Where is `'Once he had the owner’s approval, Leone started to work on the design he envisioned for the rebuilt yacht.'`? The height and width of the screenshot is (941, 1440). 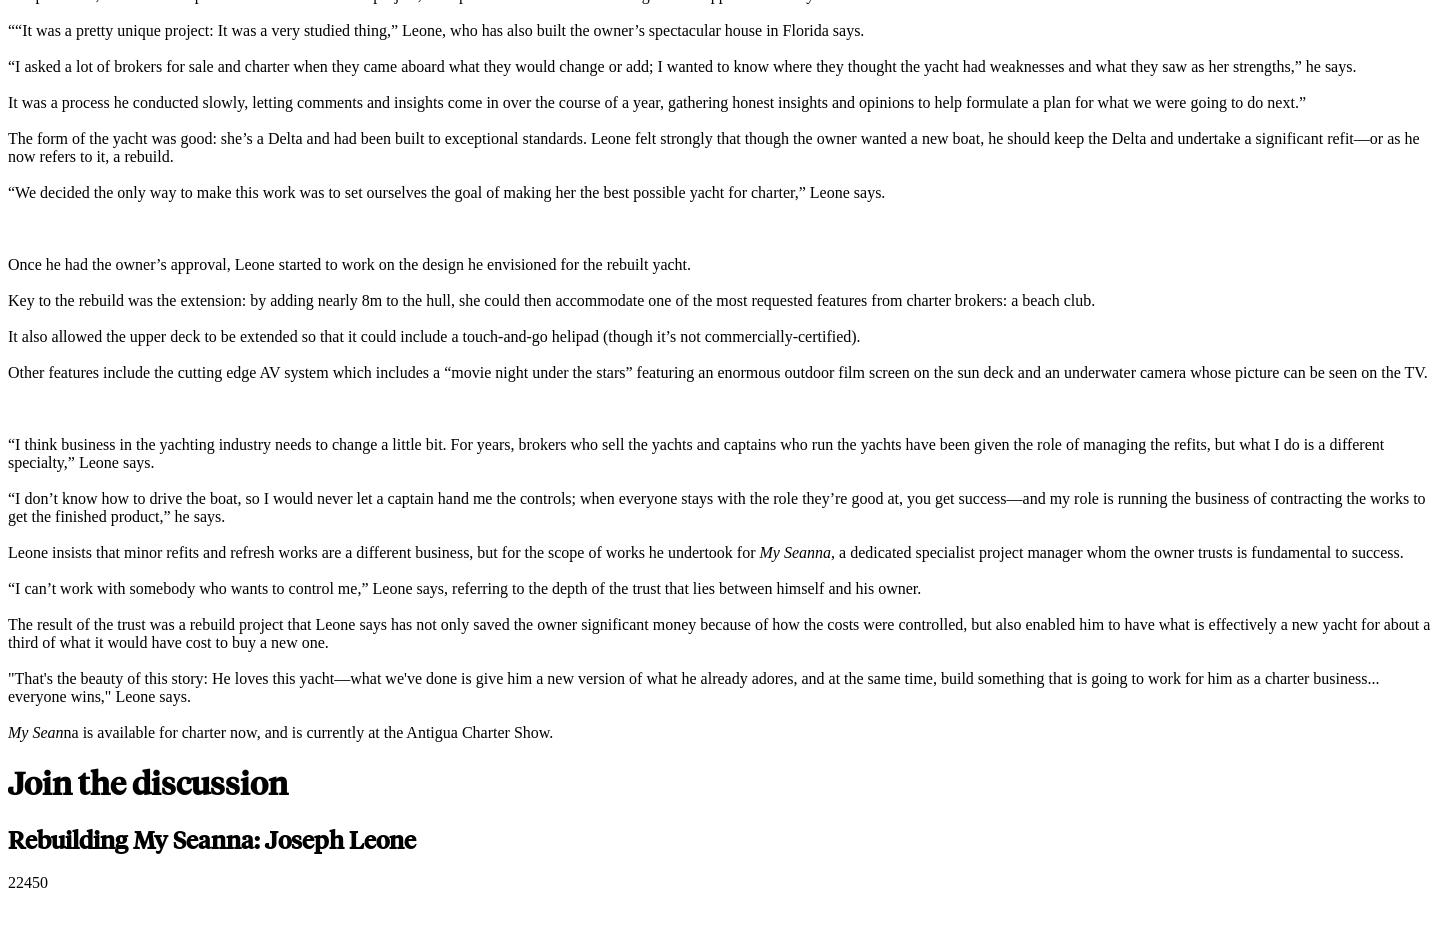
'Once he had the owner’s approval, Leone started to work on the design he envisioned for the rebuilt yacht.' is located at coordinates (351, 263).